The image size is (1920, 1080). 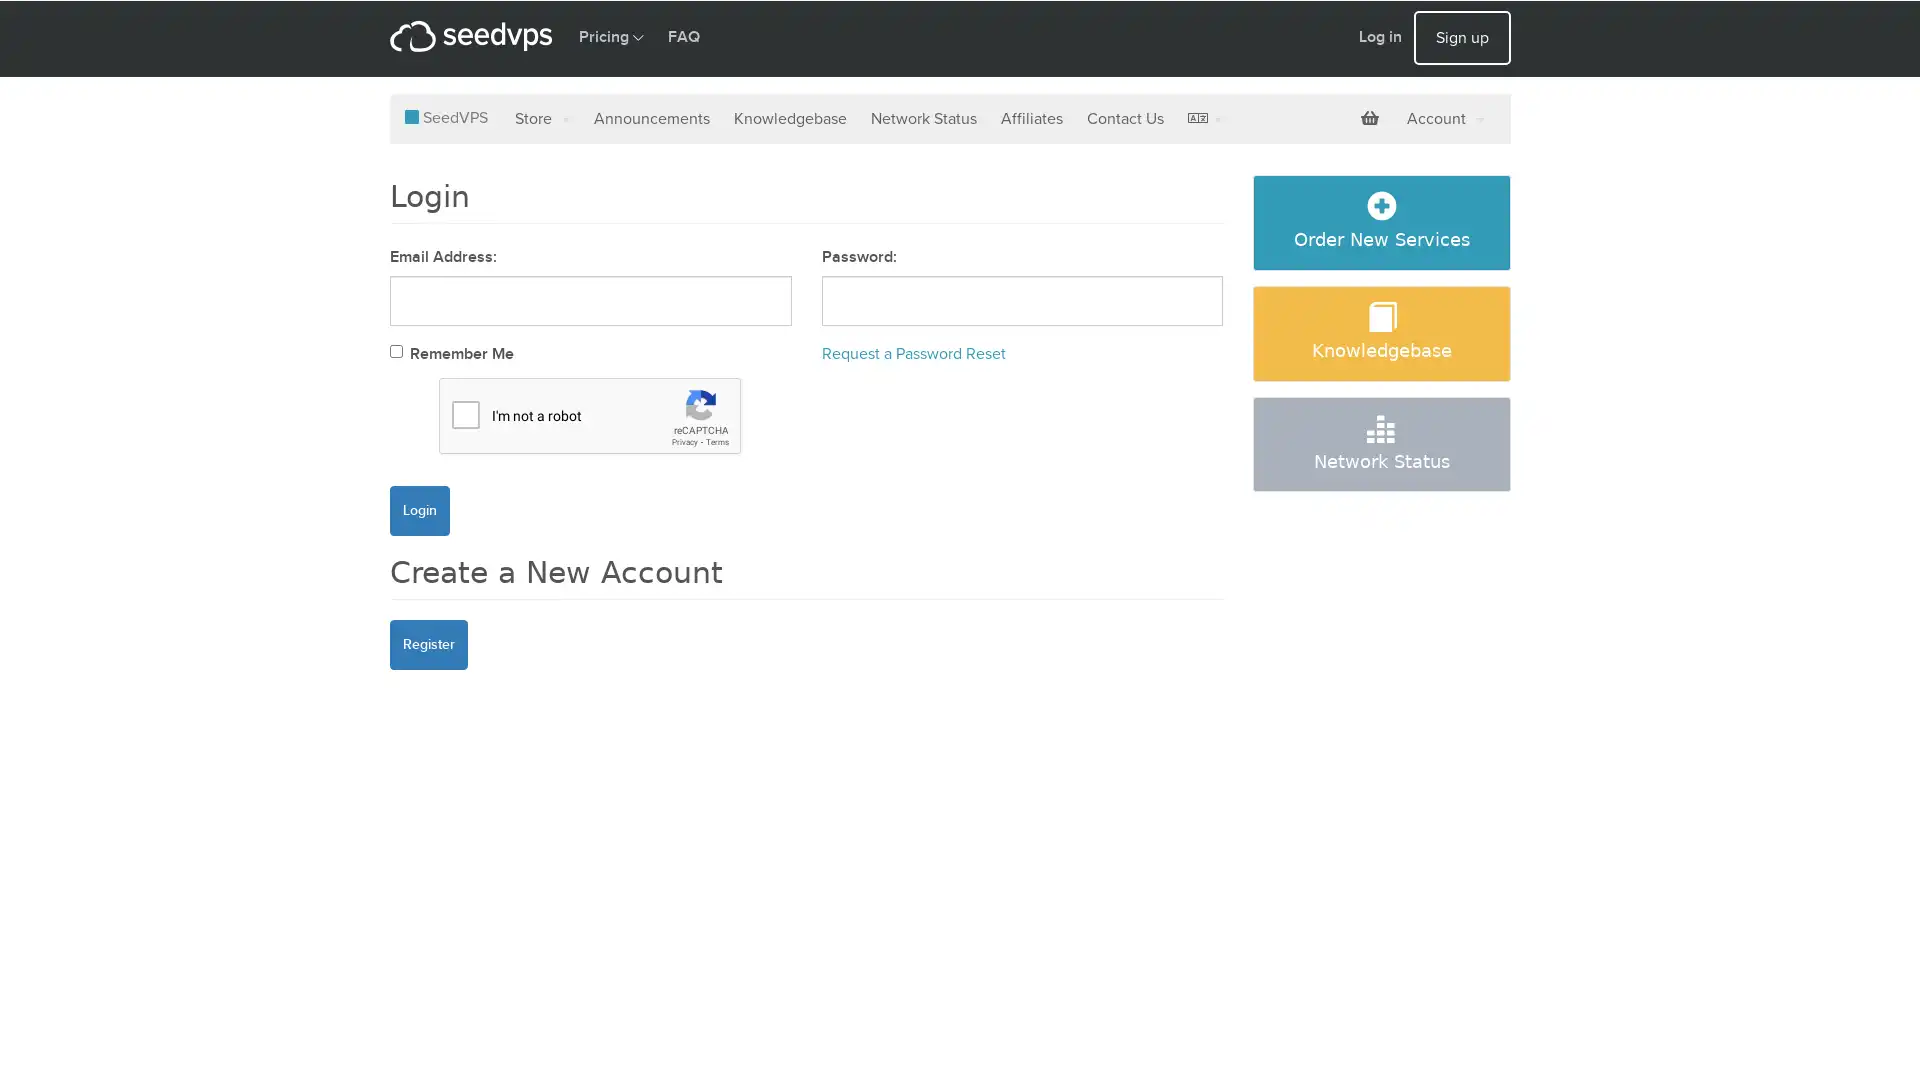 I want to click on Login, so click(x=419, y=509).